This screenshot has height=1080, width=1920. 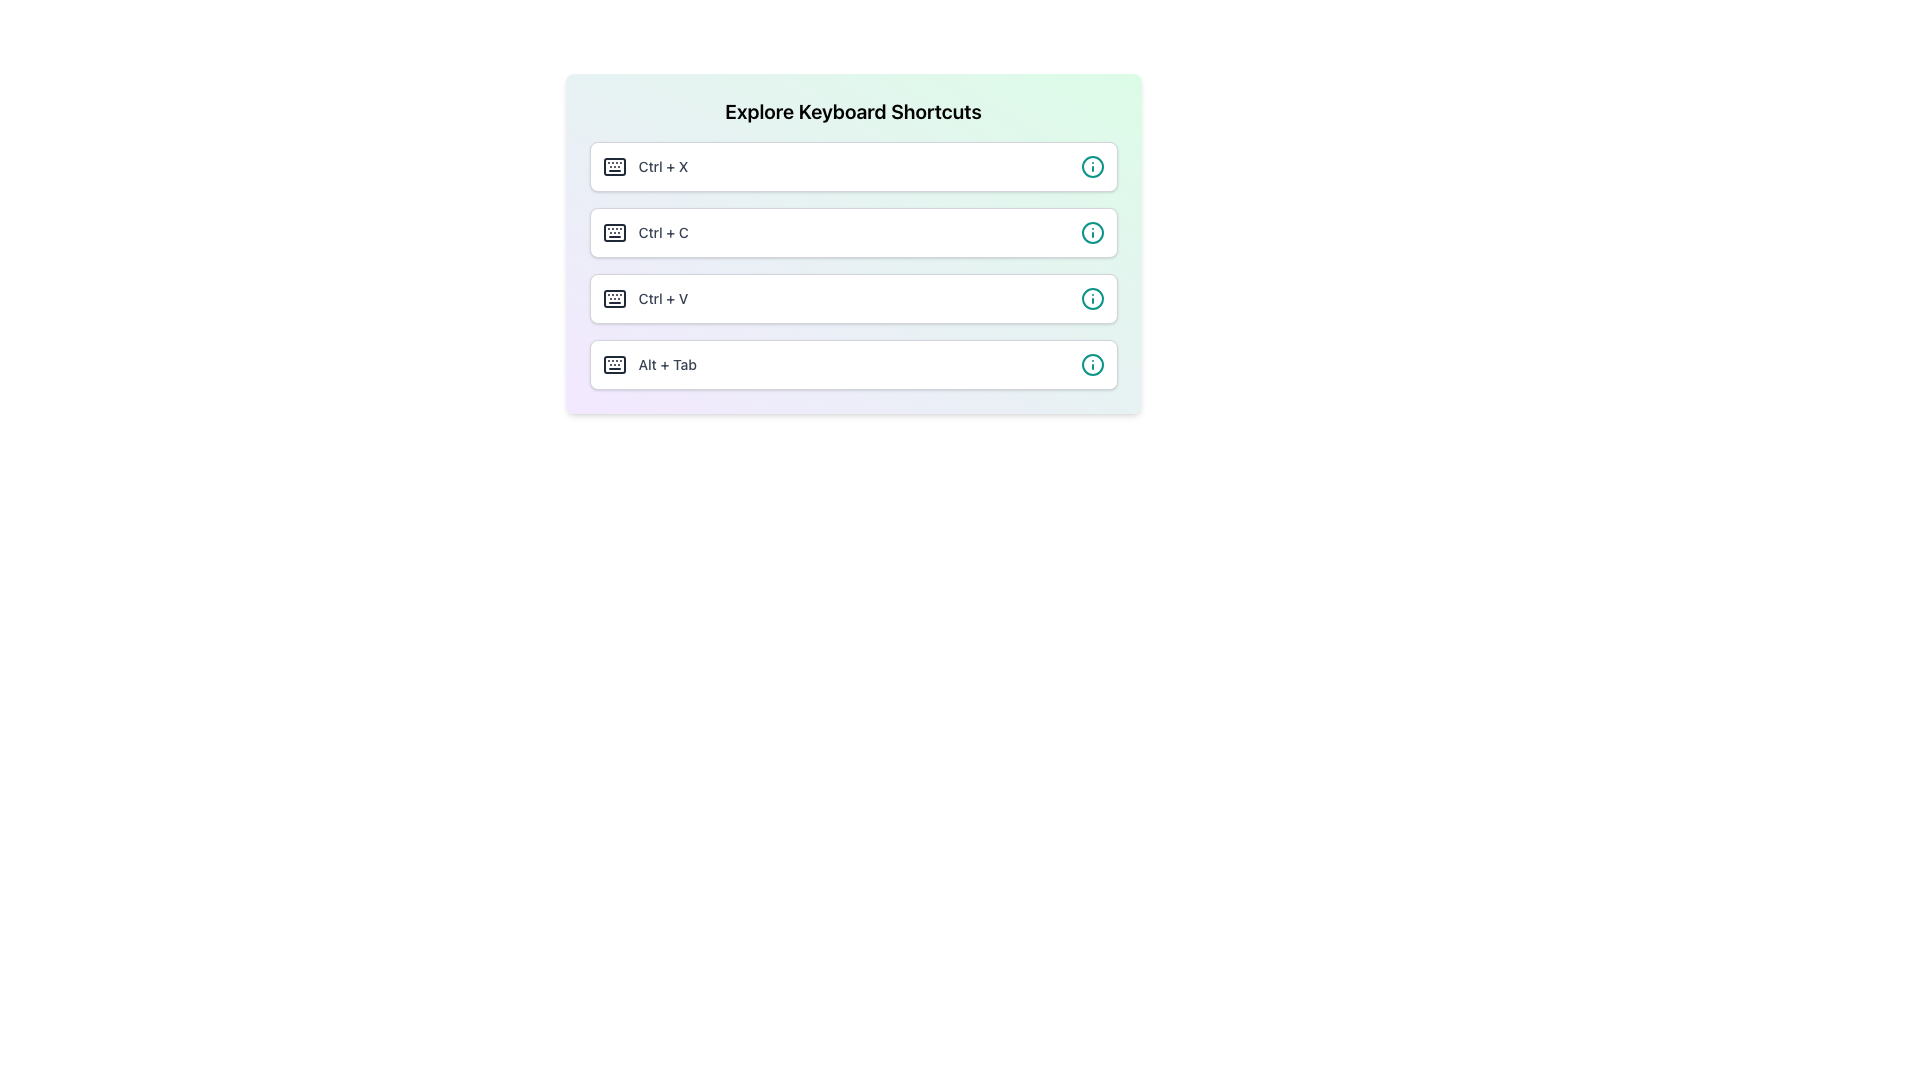 What do you see at coordinates (1091, 165) in the screenshot?
I see `the circular graphical element representing the info icon within the SVG` at bounding box center [1091, 165].